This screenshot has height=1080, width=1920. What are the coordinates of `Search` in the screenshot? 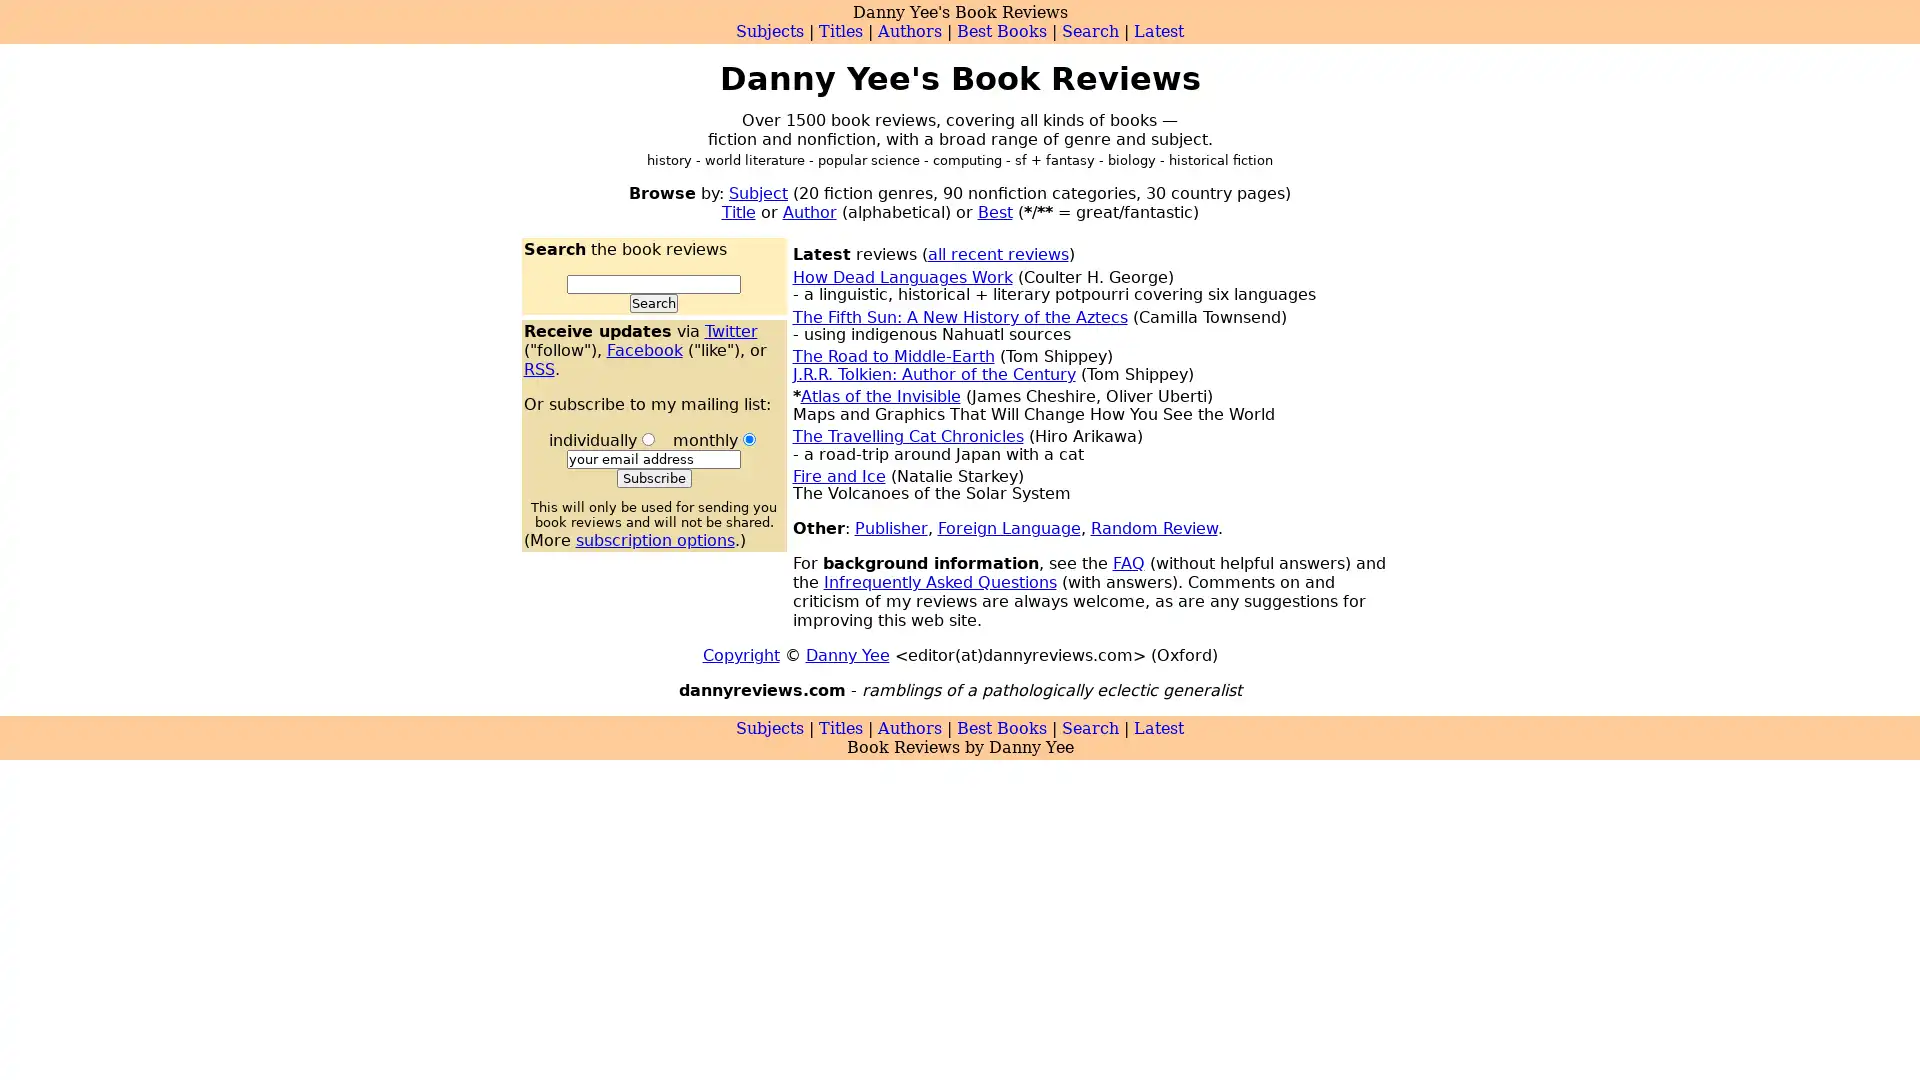 It's located at (653, 303).